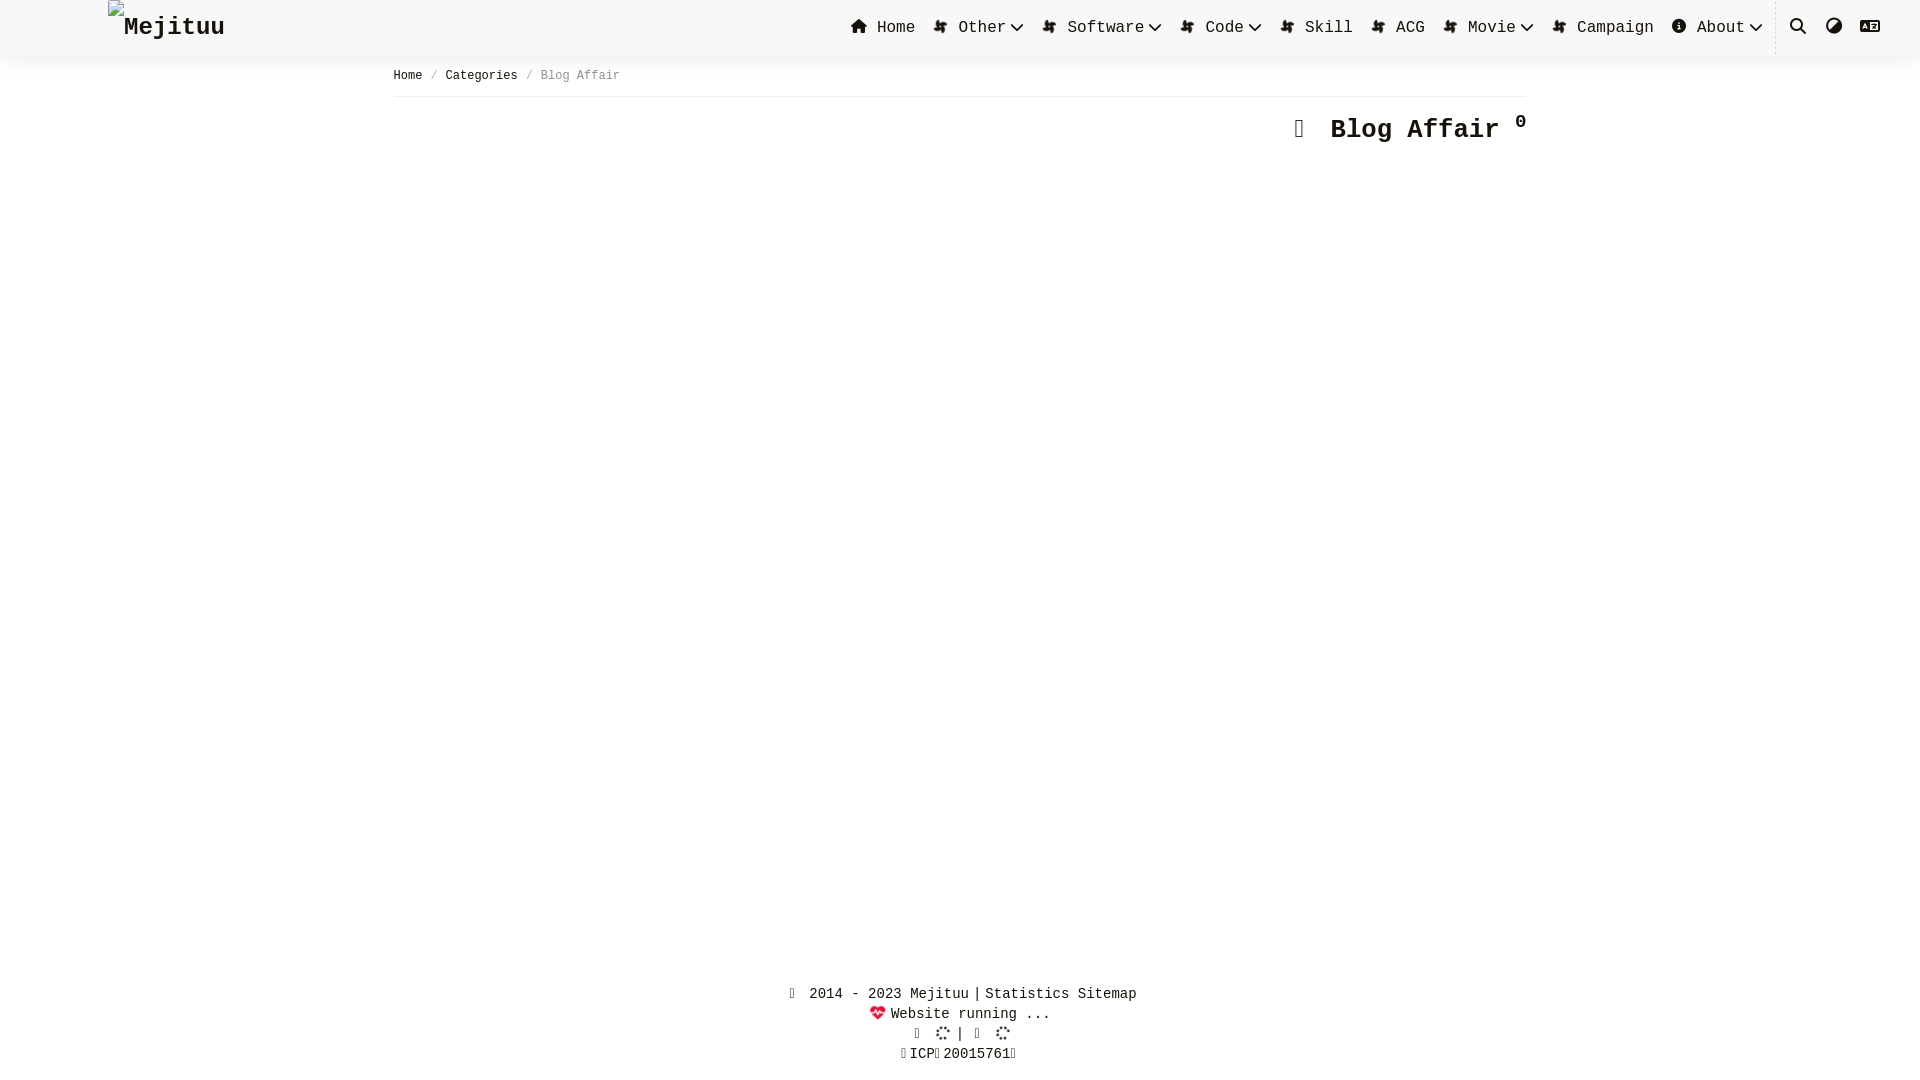  I want to click on 'Other', so click(968, 27).